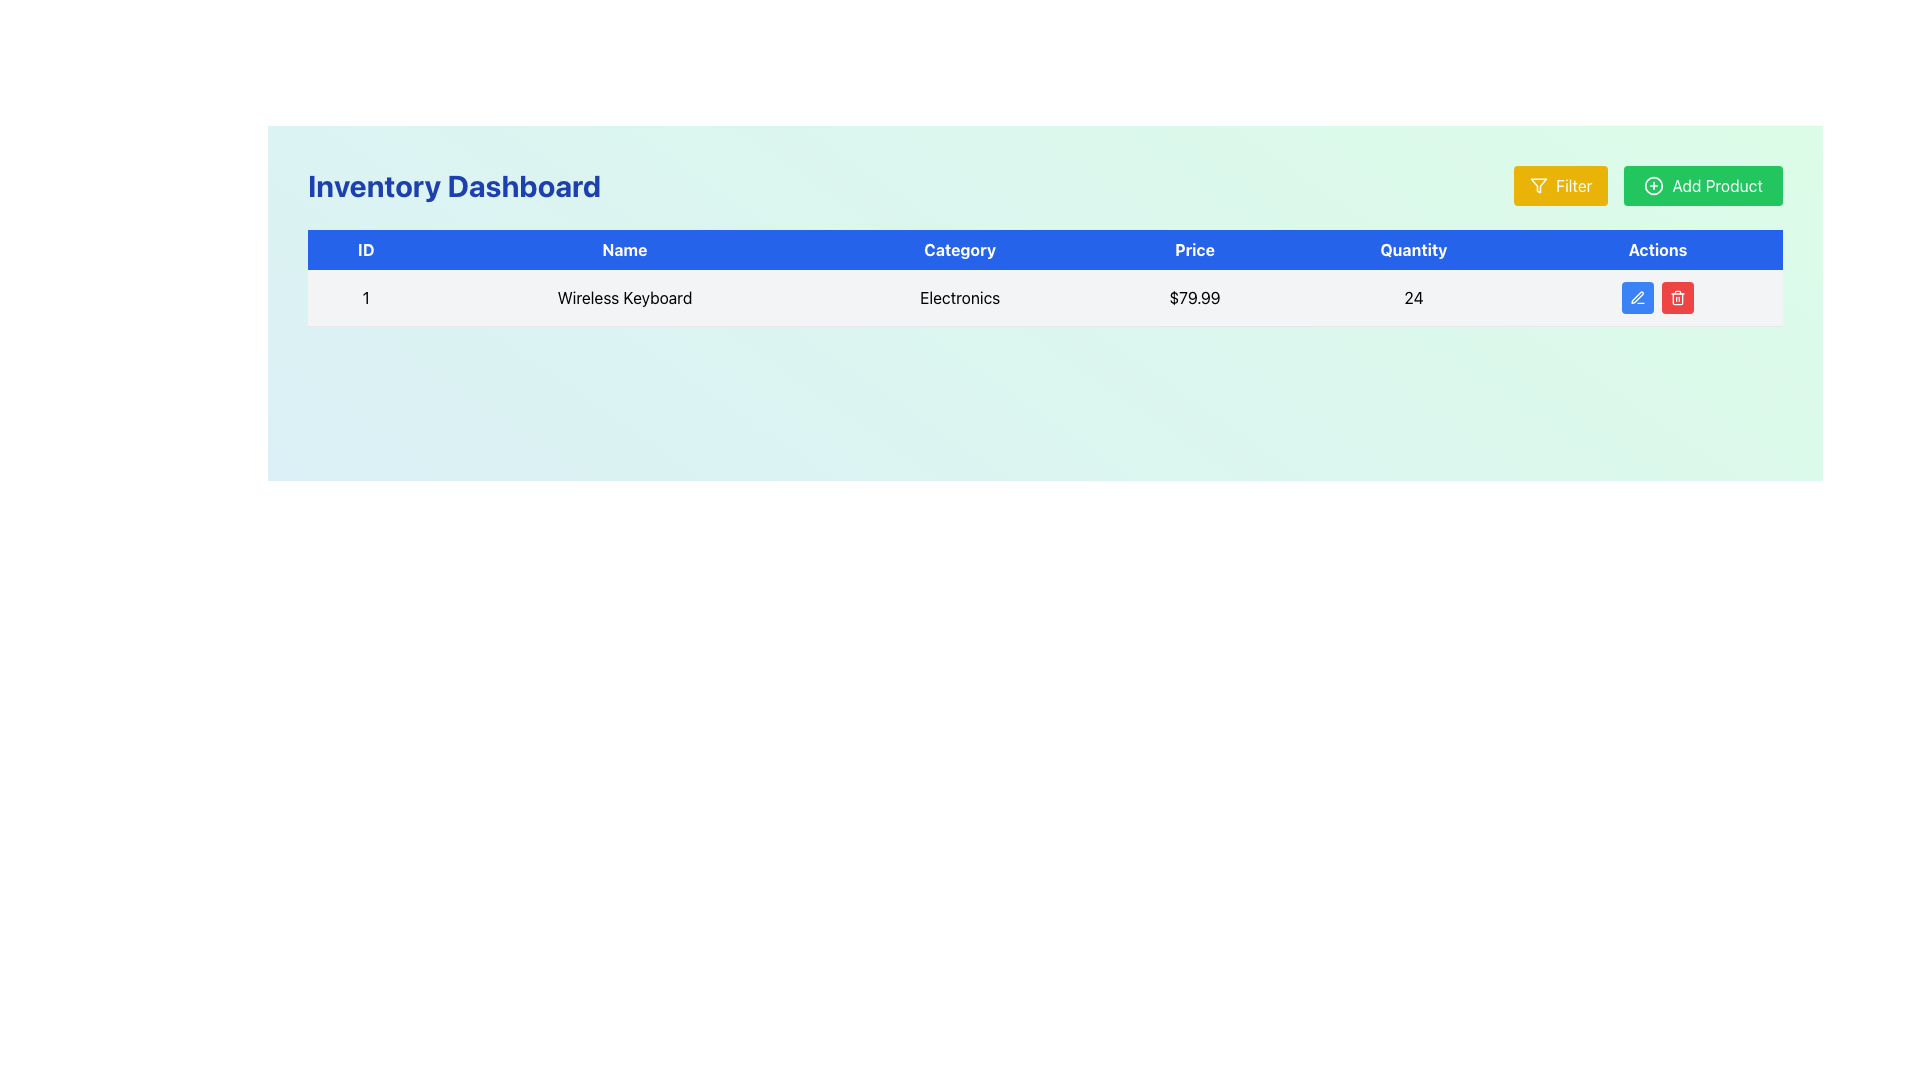 The width and height of the screenshot is (1920, 1080). I want to click on the first button in the 'Actions' column of the table, so click(1637, 297).